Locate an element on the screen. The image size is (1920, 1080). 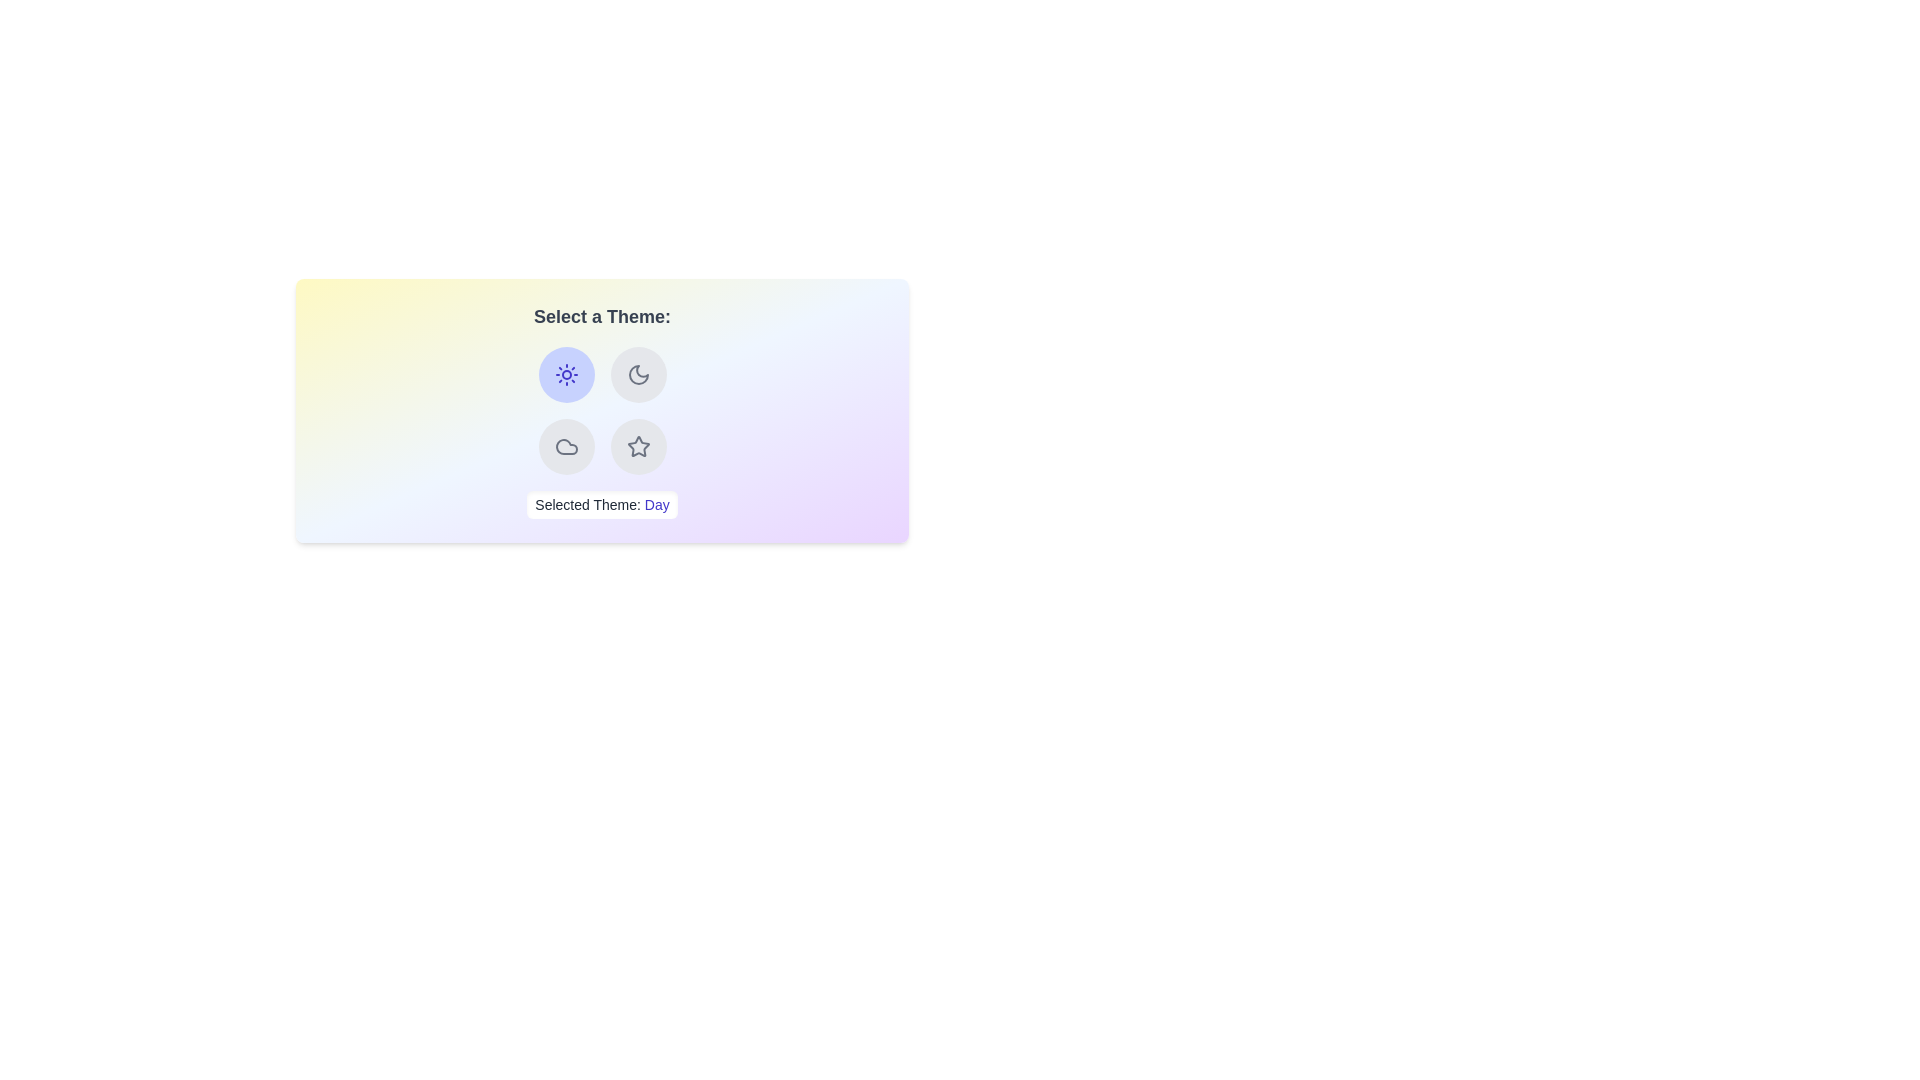
the text displaying the current theme description, which is located below the theme selection buttons is located at coordinates (601, 504).